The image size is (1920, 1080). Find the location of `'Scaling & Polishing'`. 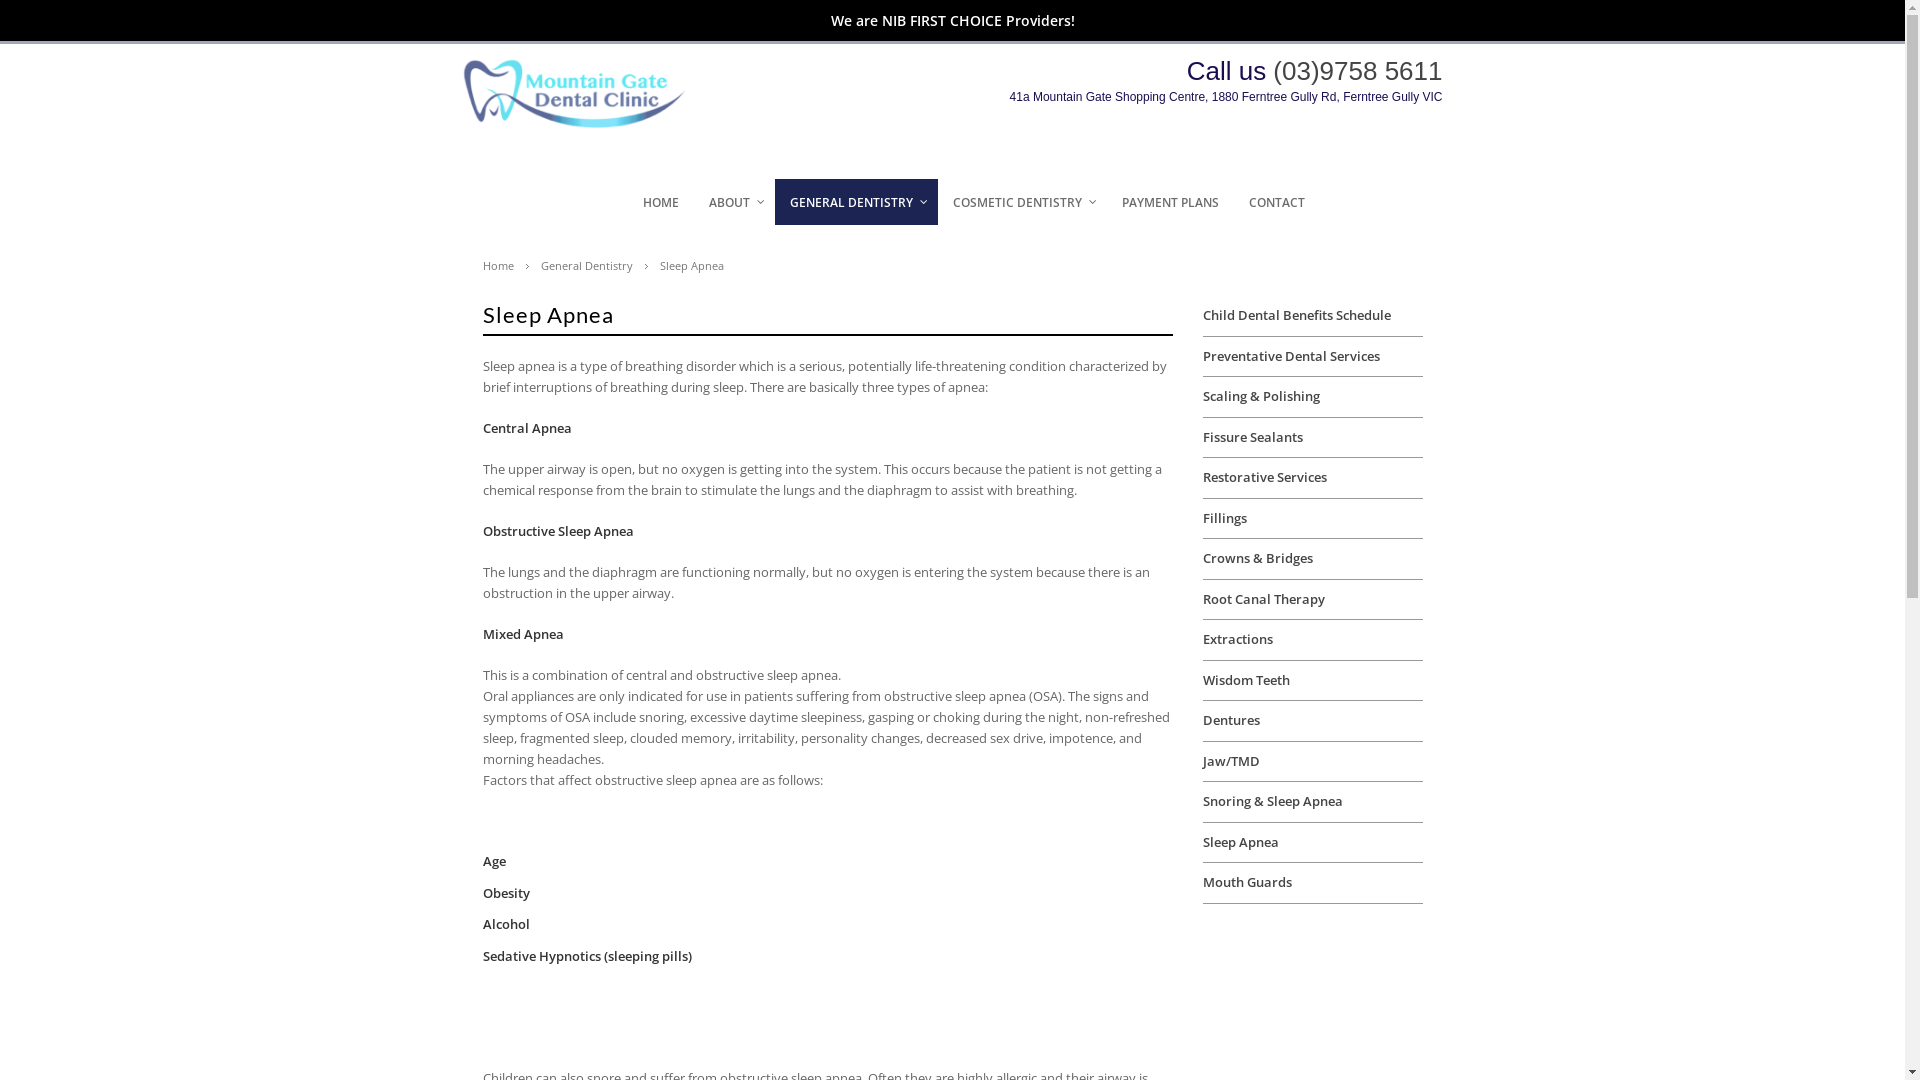

'Scaling & Polishing' is located at coordinates (1259, 396).